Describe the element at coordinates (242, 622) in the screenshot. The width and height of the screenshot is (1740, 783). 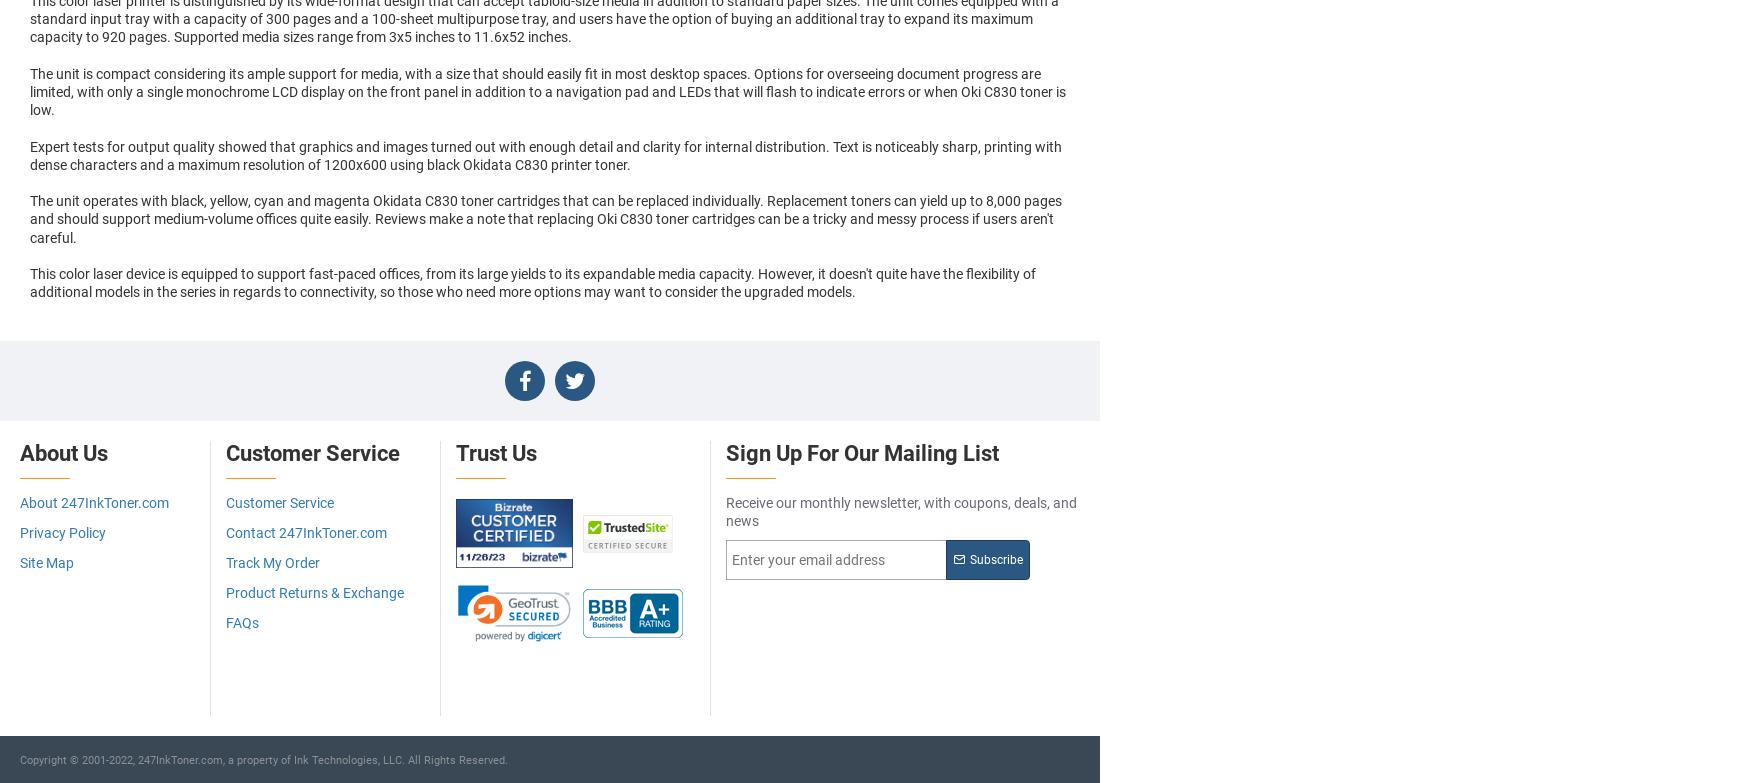
I see `'FAQs'` at that location.